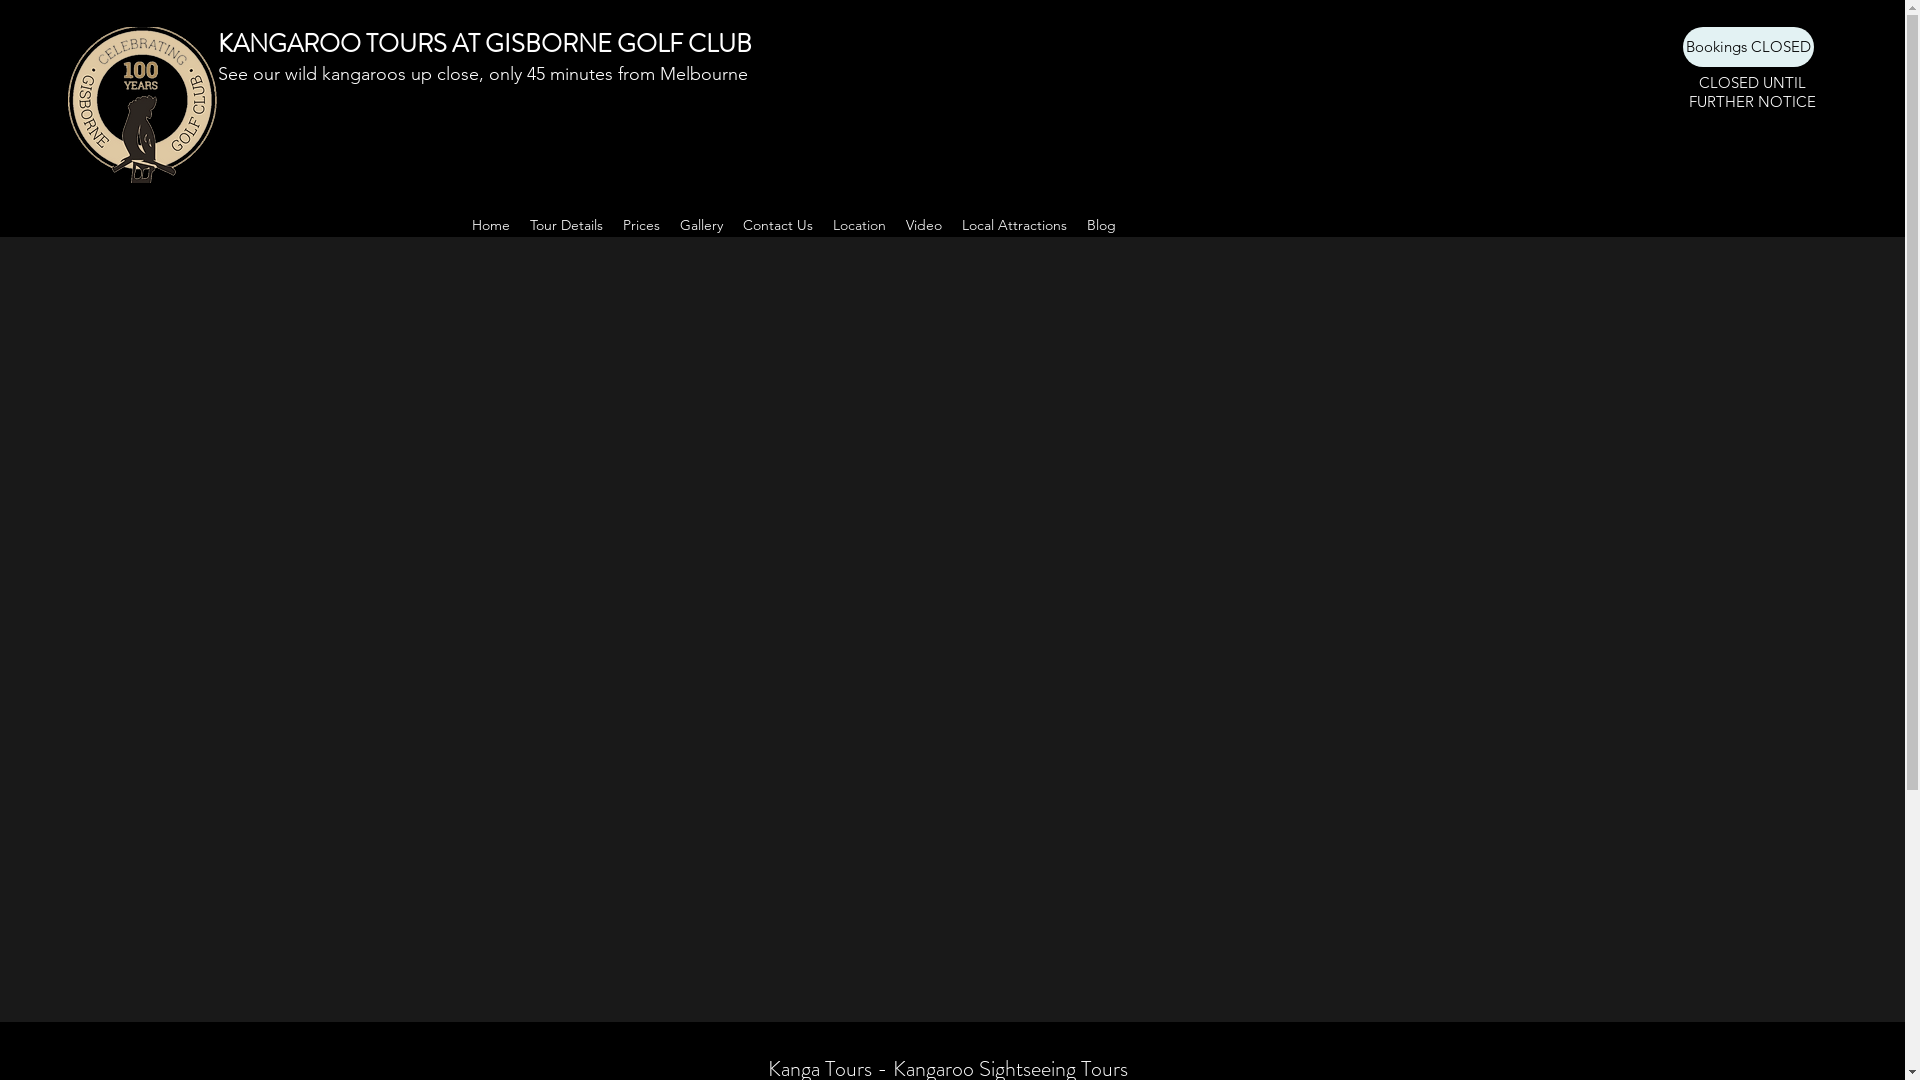 This screenshot has width=1920, height=1080. I want to click on 'Home', so click(490, 224).